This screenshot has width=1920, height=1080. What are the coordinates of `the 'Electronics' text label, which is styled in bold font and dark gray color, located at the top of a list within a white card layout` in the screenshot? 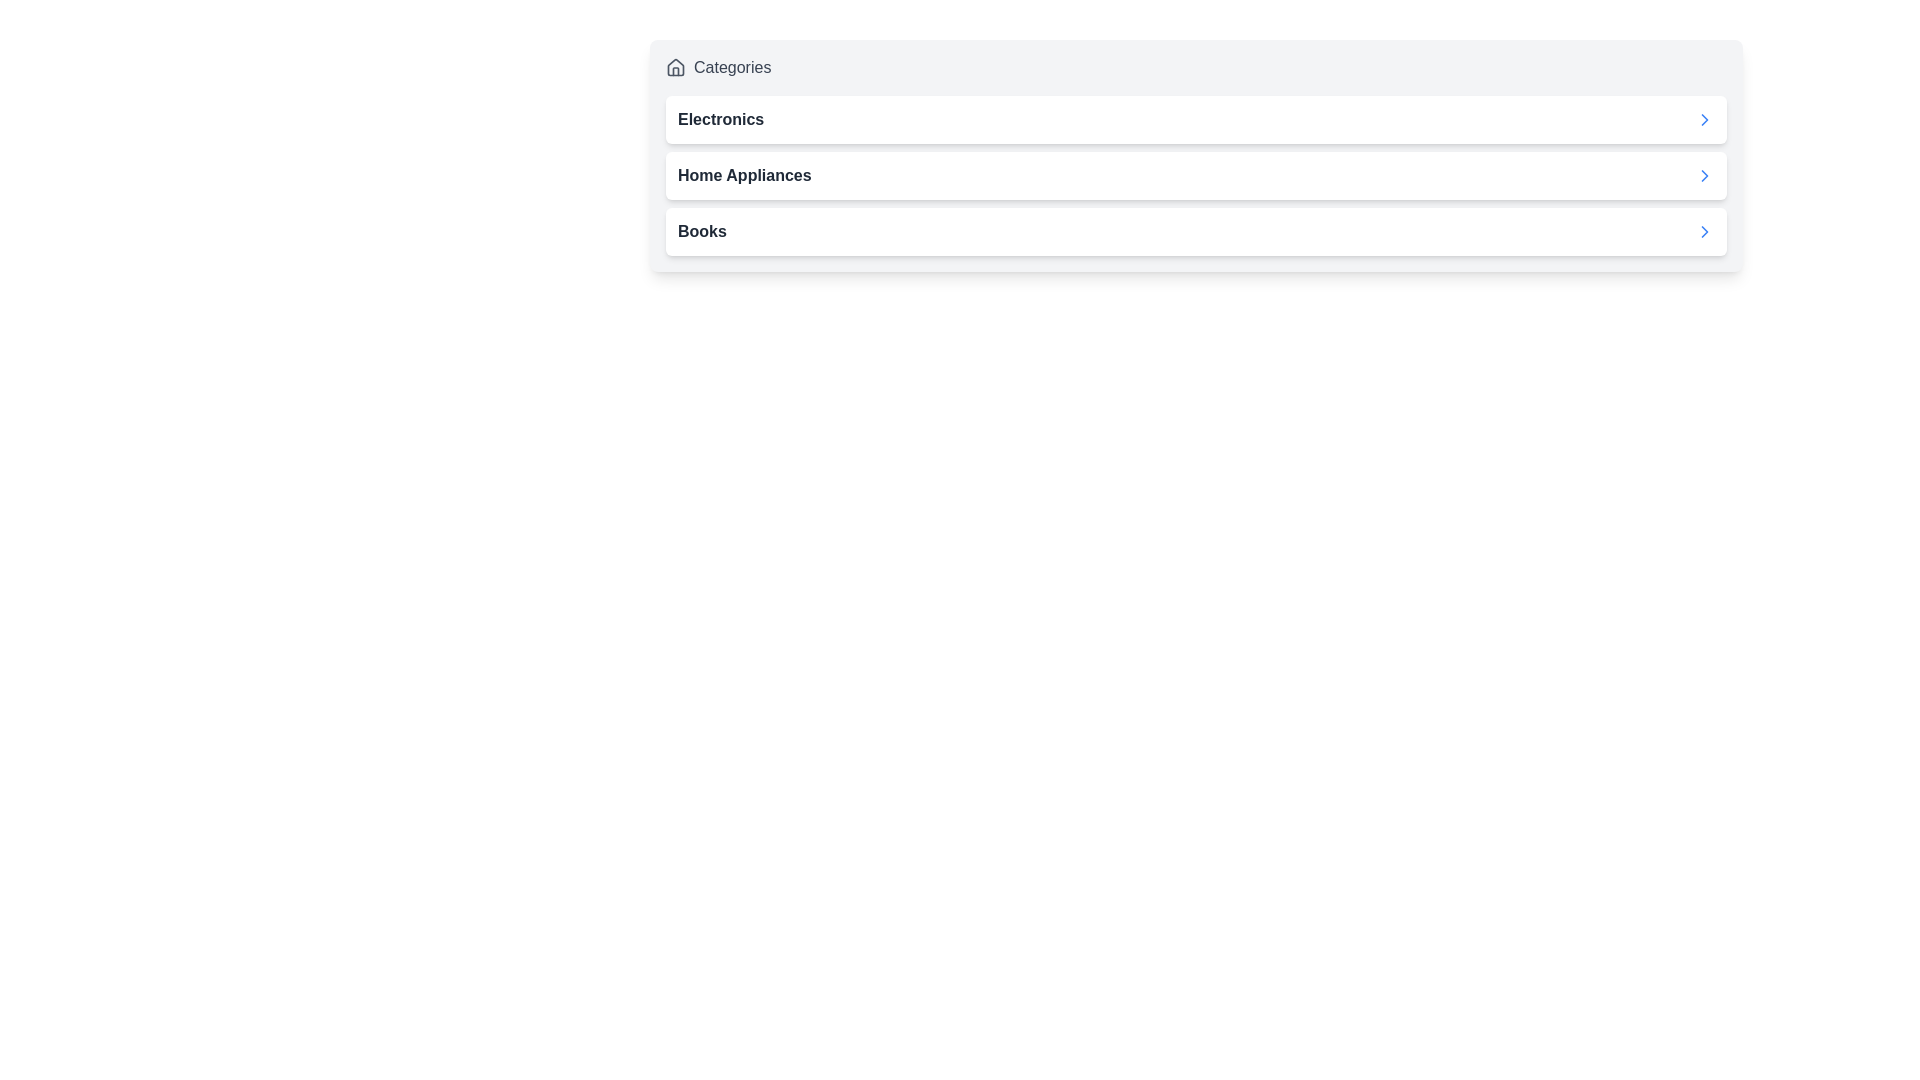 It's located at (720, 119).